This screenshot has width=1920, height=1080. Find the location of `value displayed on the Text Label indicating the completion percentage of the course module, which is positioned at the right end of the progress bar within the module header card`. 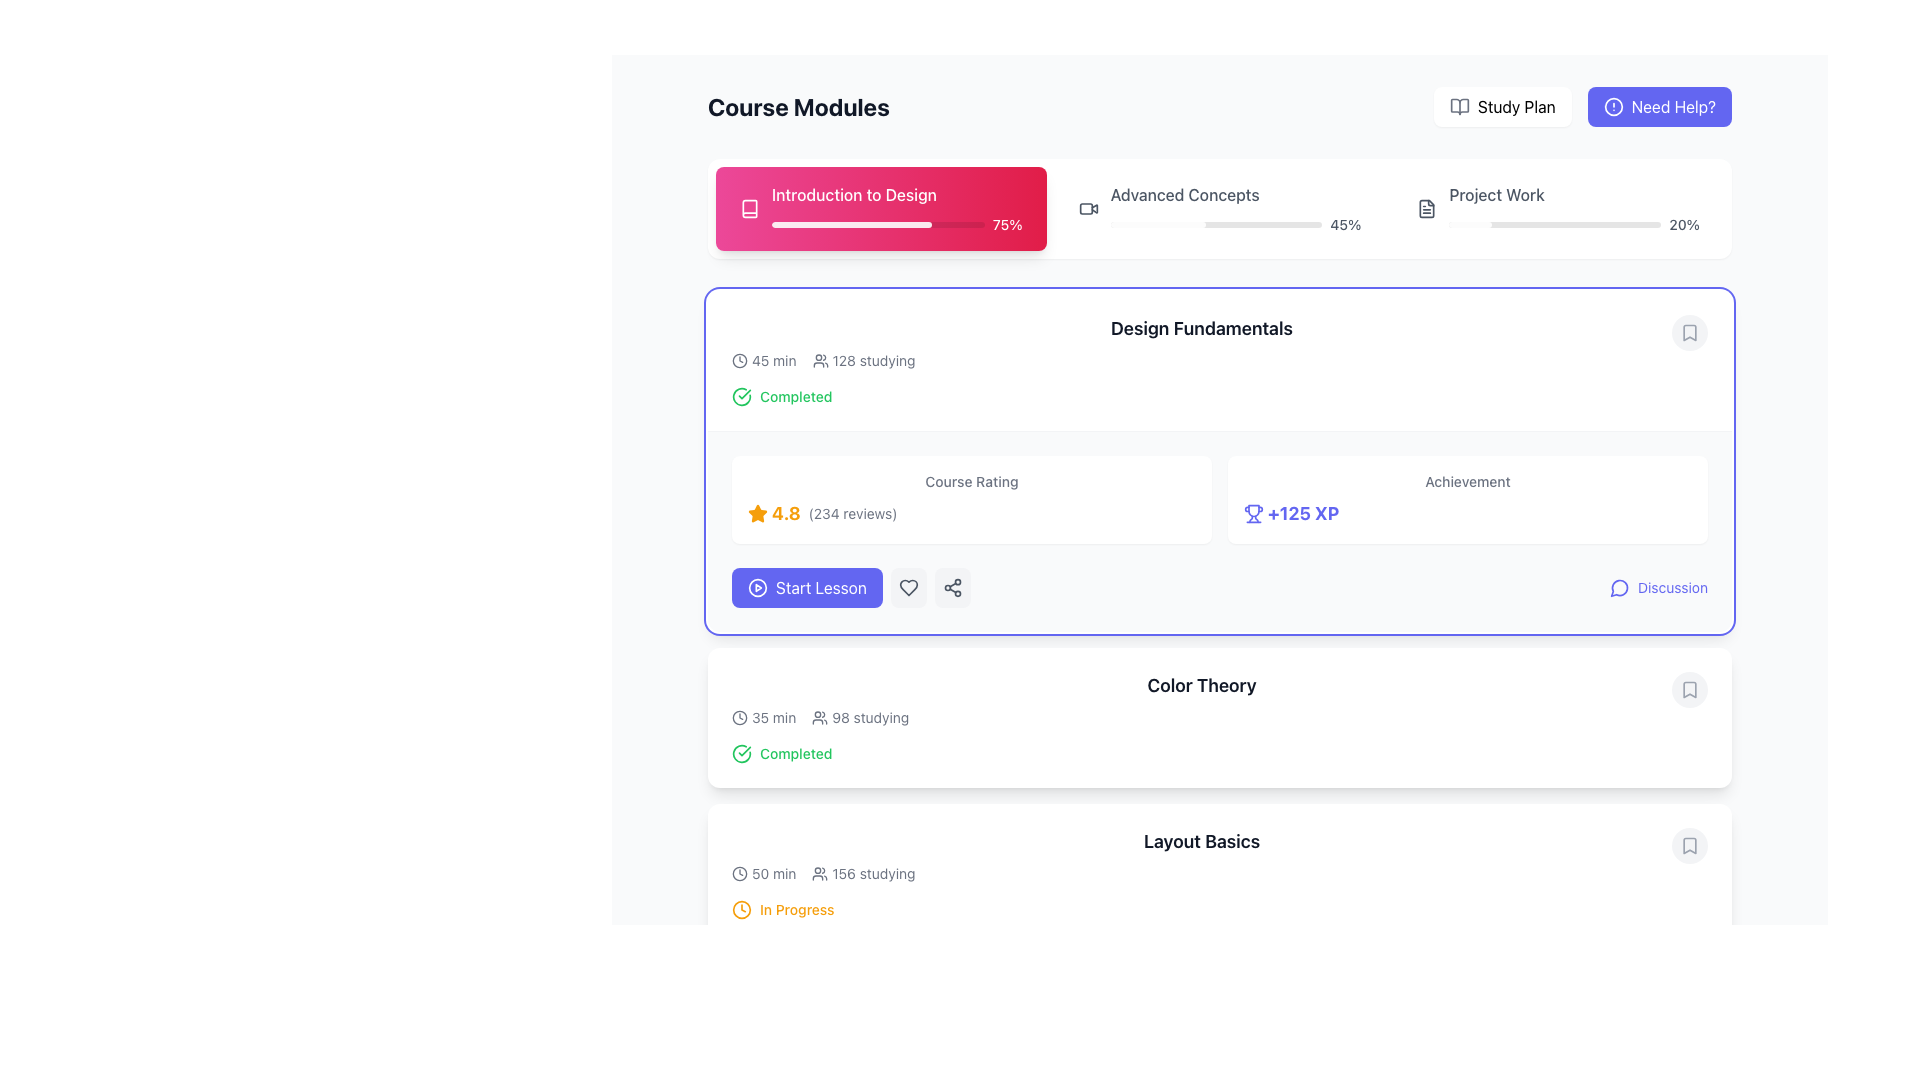

value displayed on the Text Label indicating the completion percentage of the course module, which is positioned at the right end of the progress bar within the module header card is located at coordinates (1007, 224).